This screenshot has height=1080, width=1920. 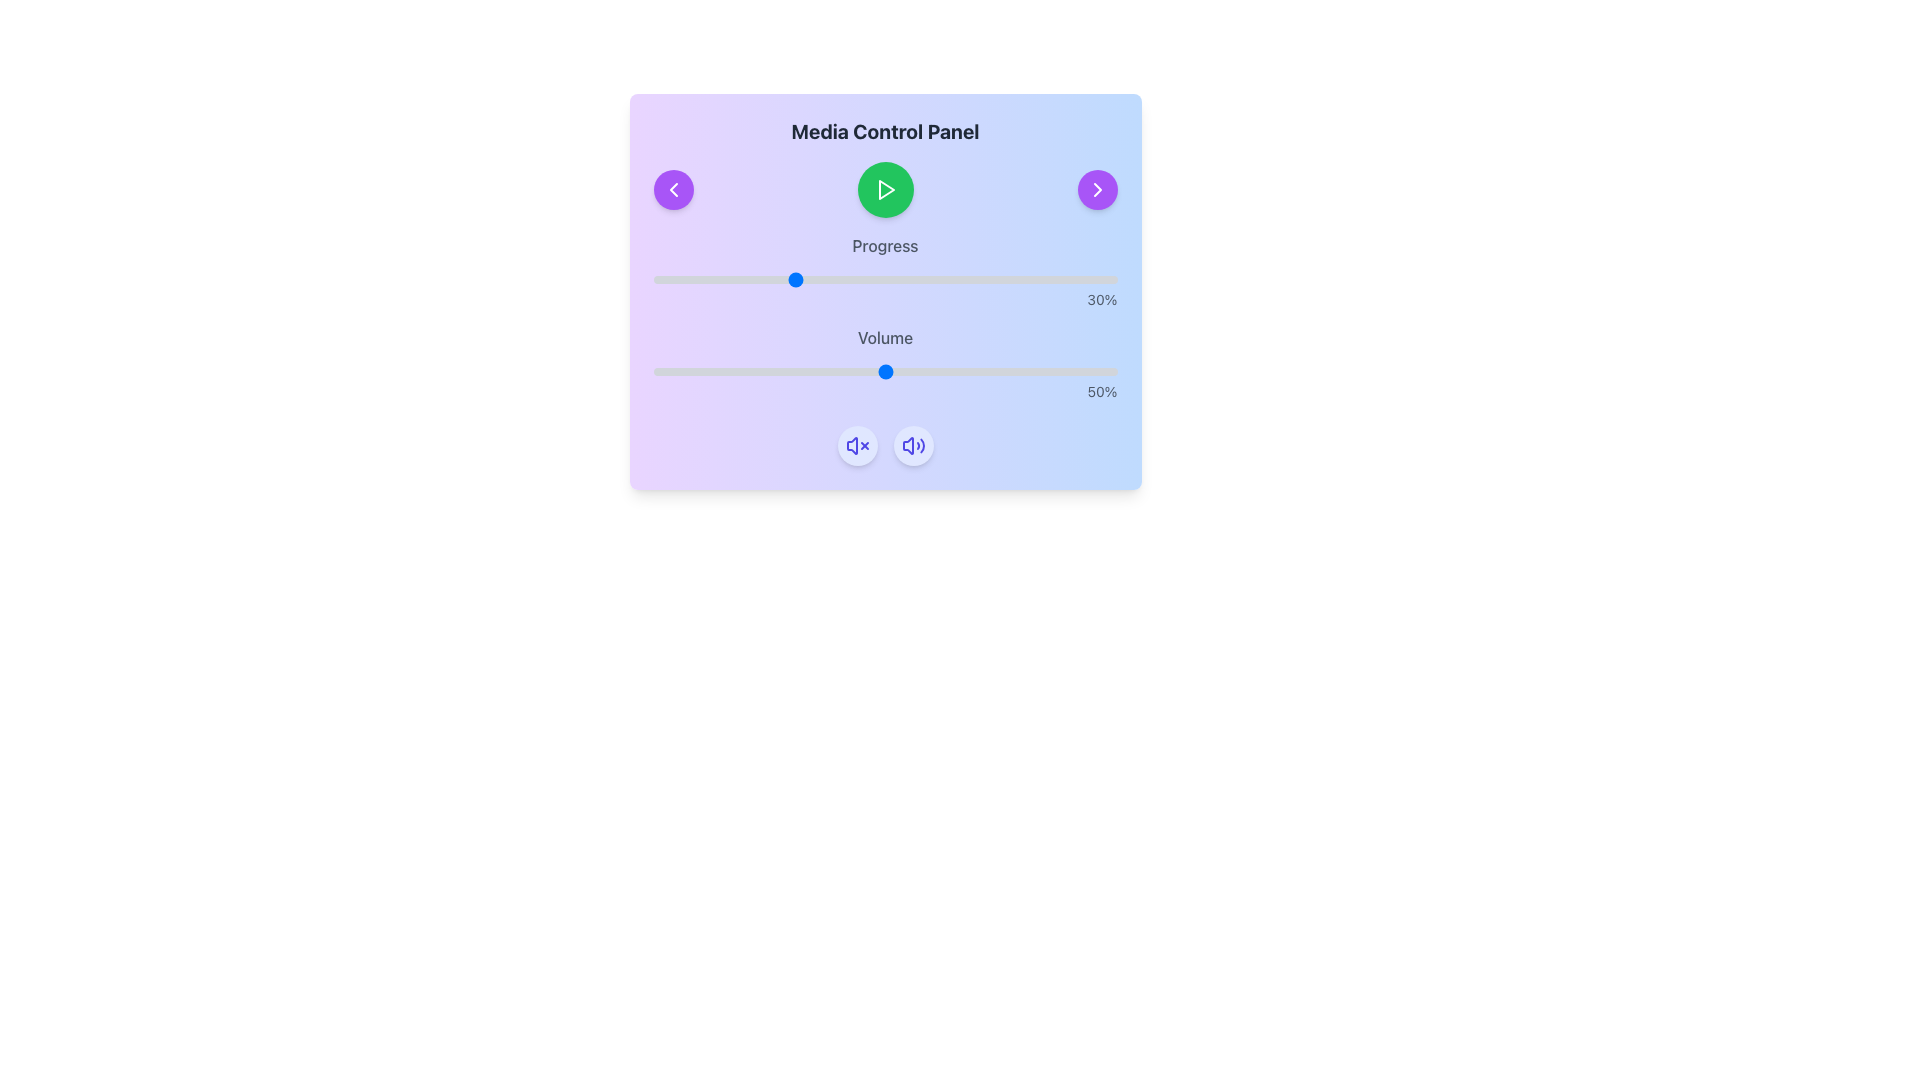 What do you see at coordinates (884, 189) in the screenshot?
I see `the circular green button with a white play icon` at bounding box center [884, 189].